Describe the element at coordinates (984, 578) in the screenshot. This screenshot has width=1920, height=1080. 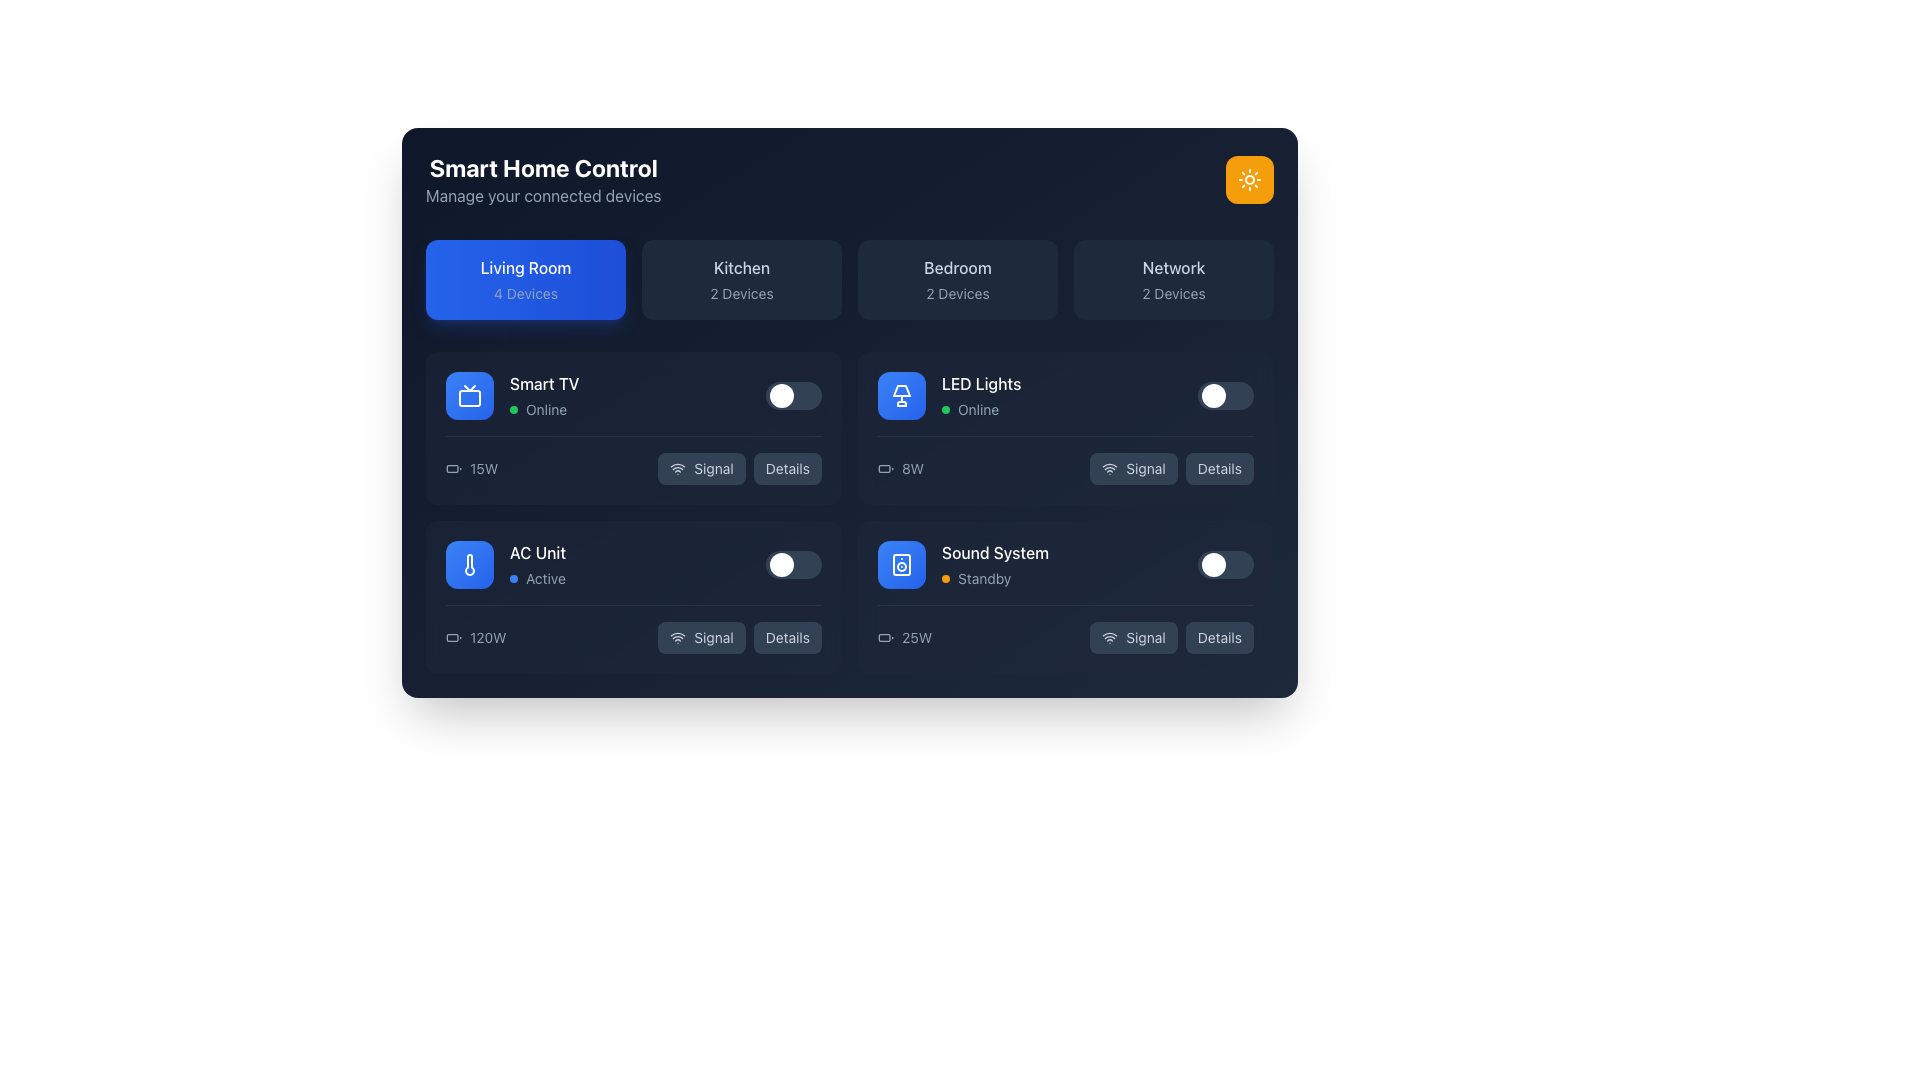
I see `the status label indicating the current operational state of the 'Sound System', located in the lower right quadrant of the interface beneath the 'Sound System' label` at that location.